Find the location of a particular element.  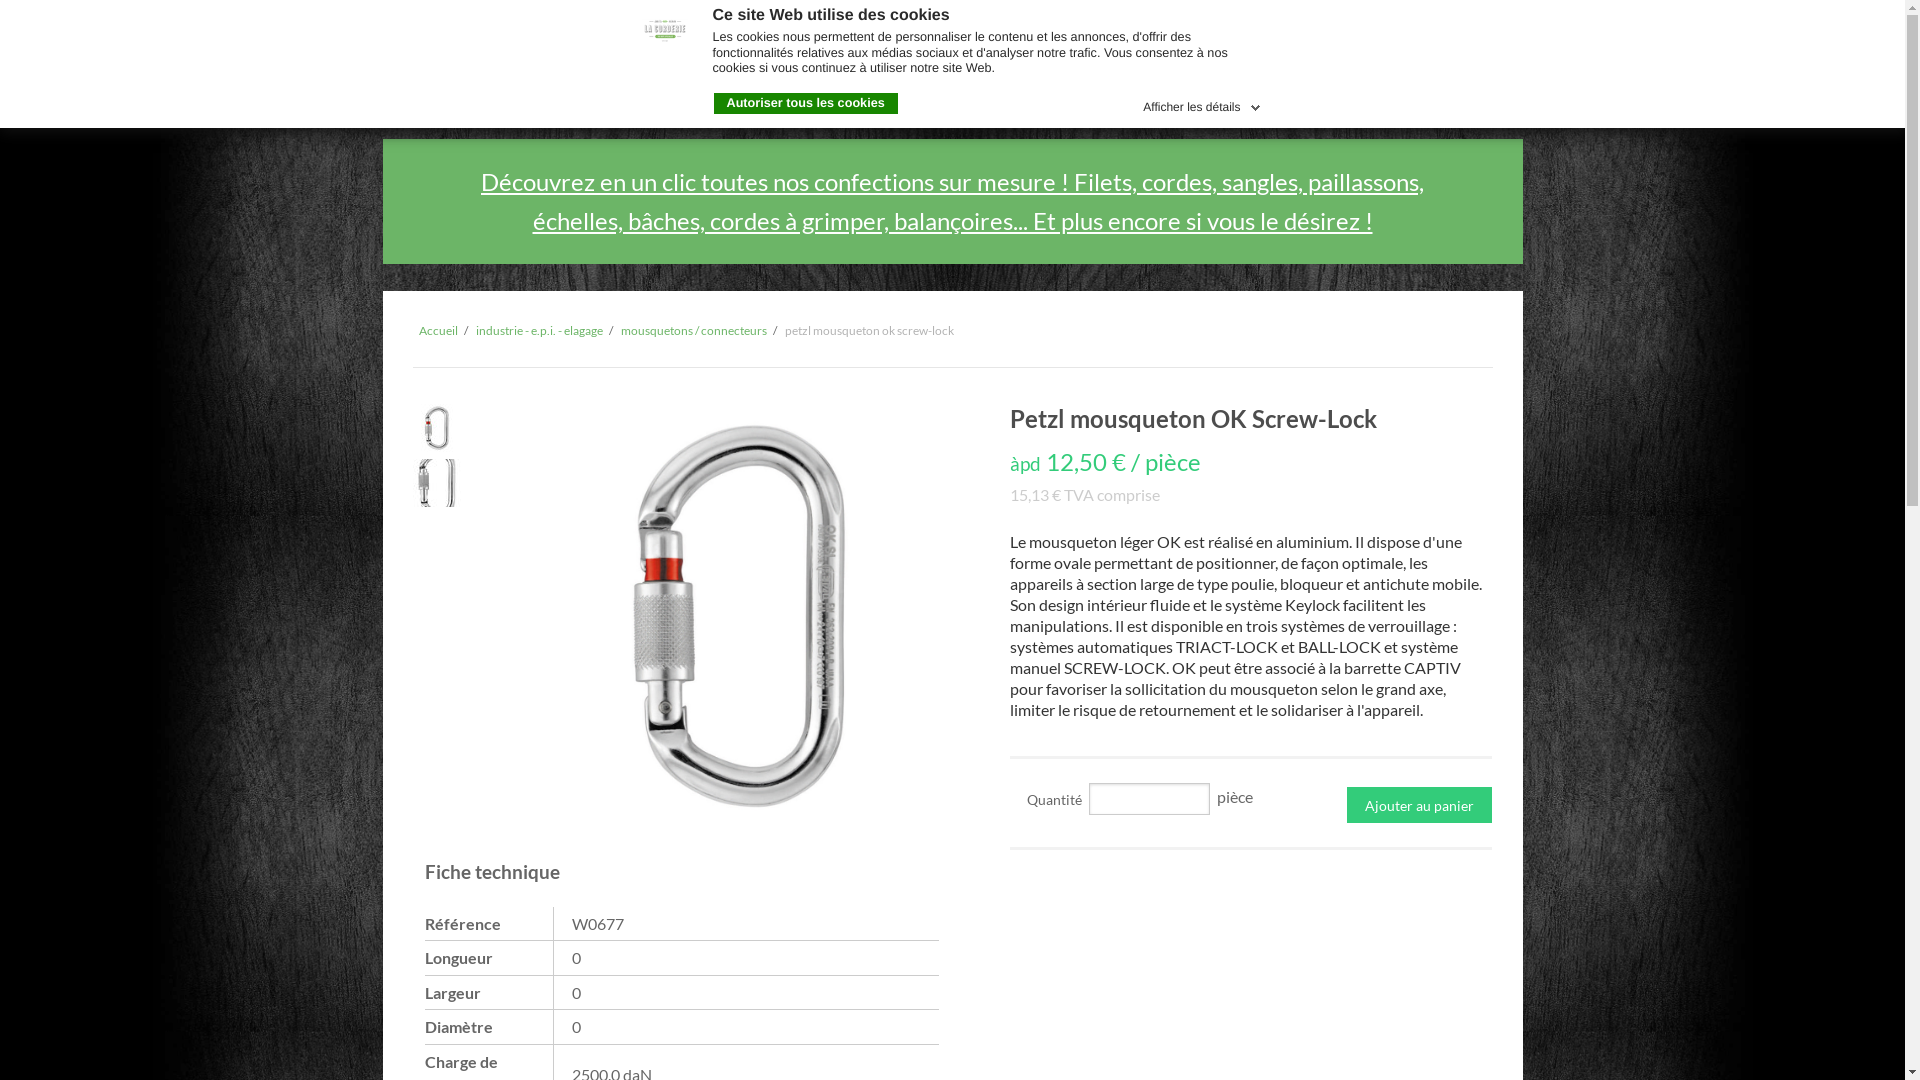

'en' is located at coordinates (1509, 30).